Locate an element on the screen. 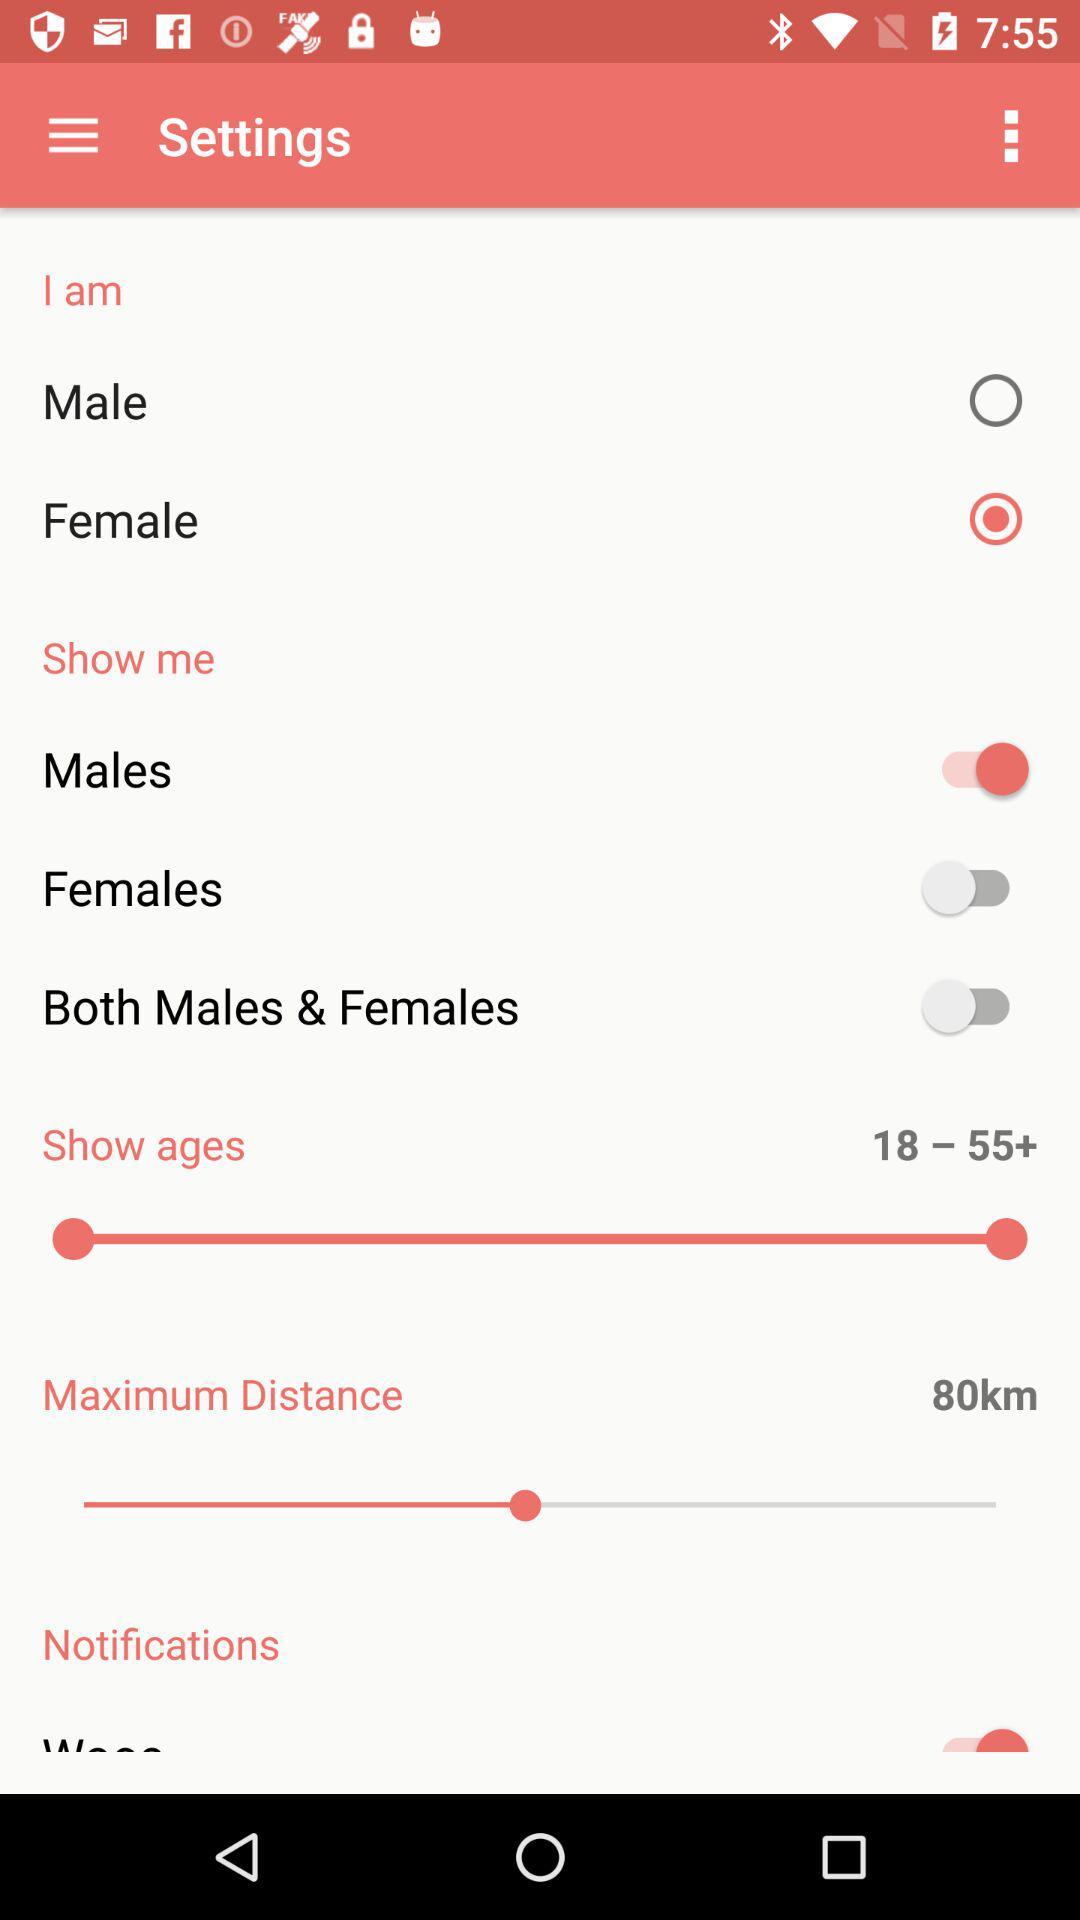  menu options is located at coordinates (1011, 134).